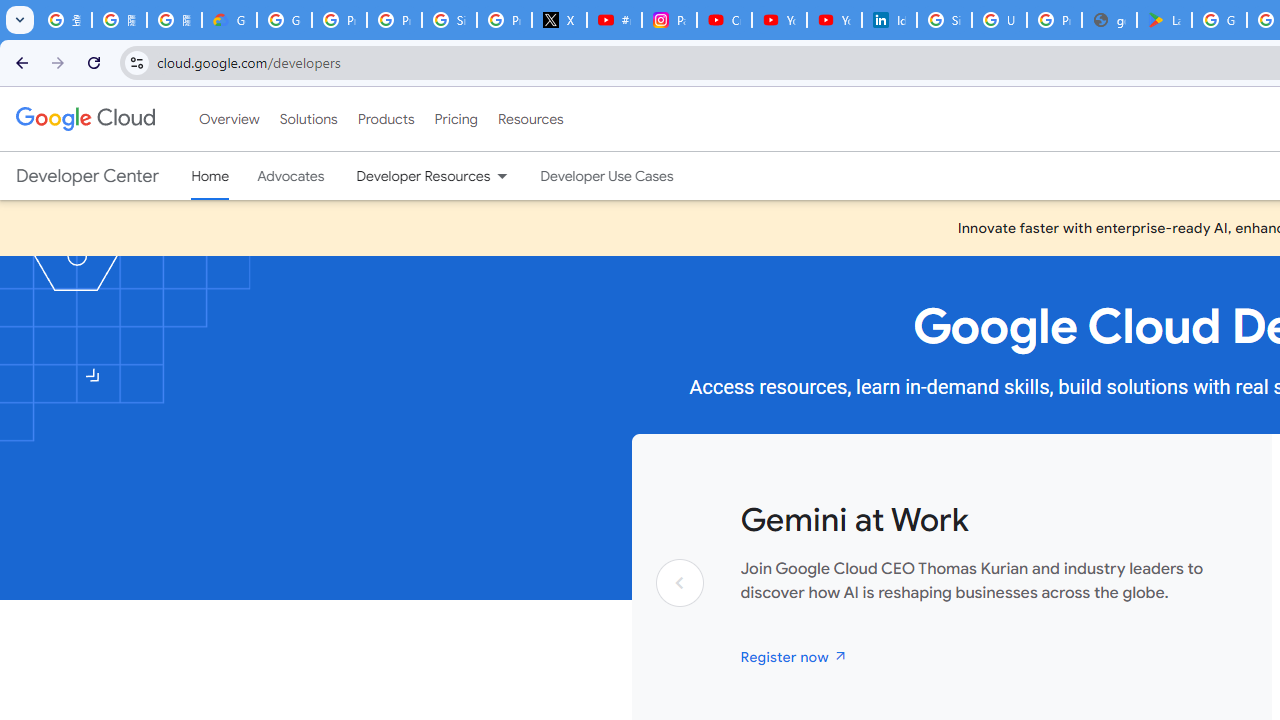 This screenshot has height=720, width=1280. What do you see at coordinates (290, 175) in the screenshot?
I see `'Advocates'` at bounding box center [290, 175].